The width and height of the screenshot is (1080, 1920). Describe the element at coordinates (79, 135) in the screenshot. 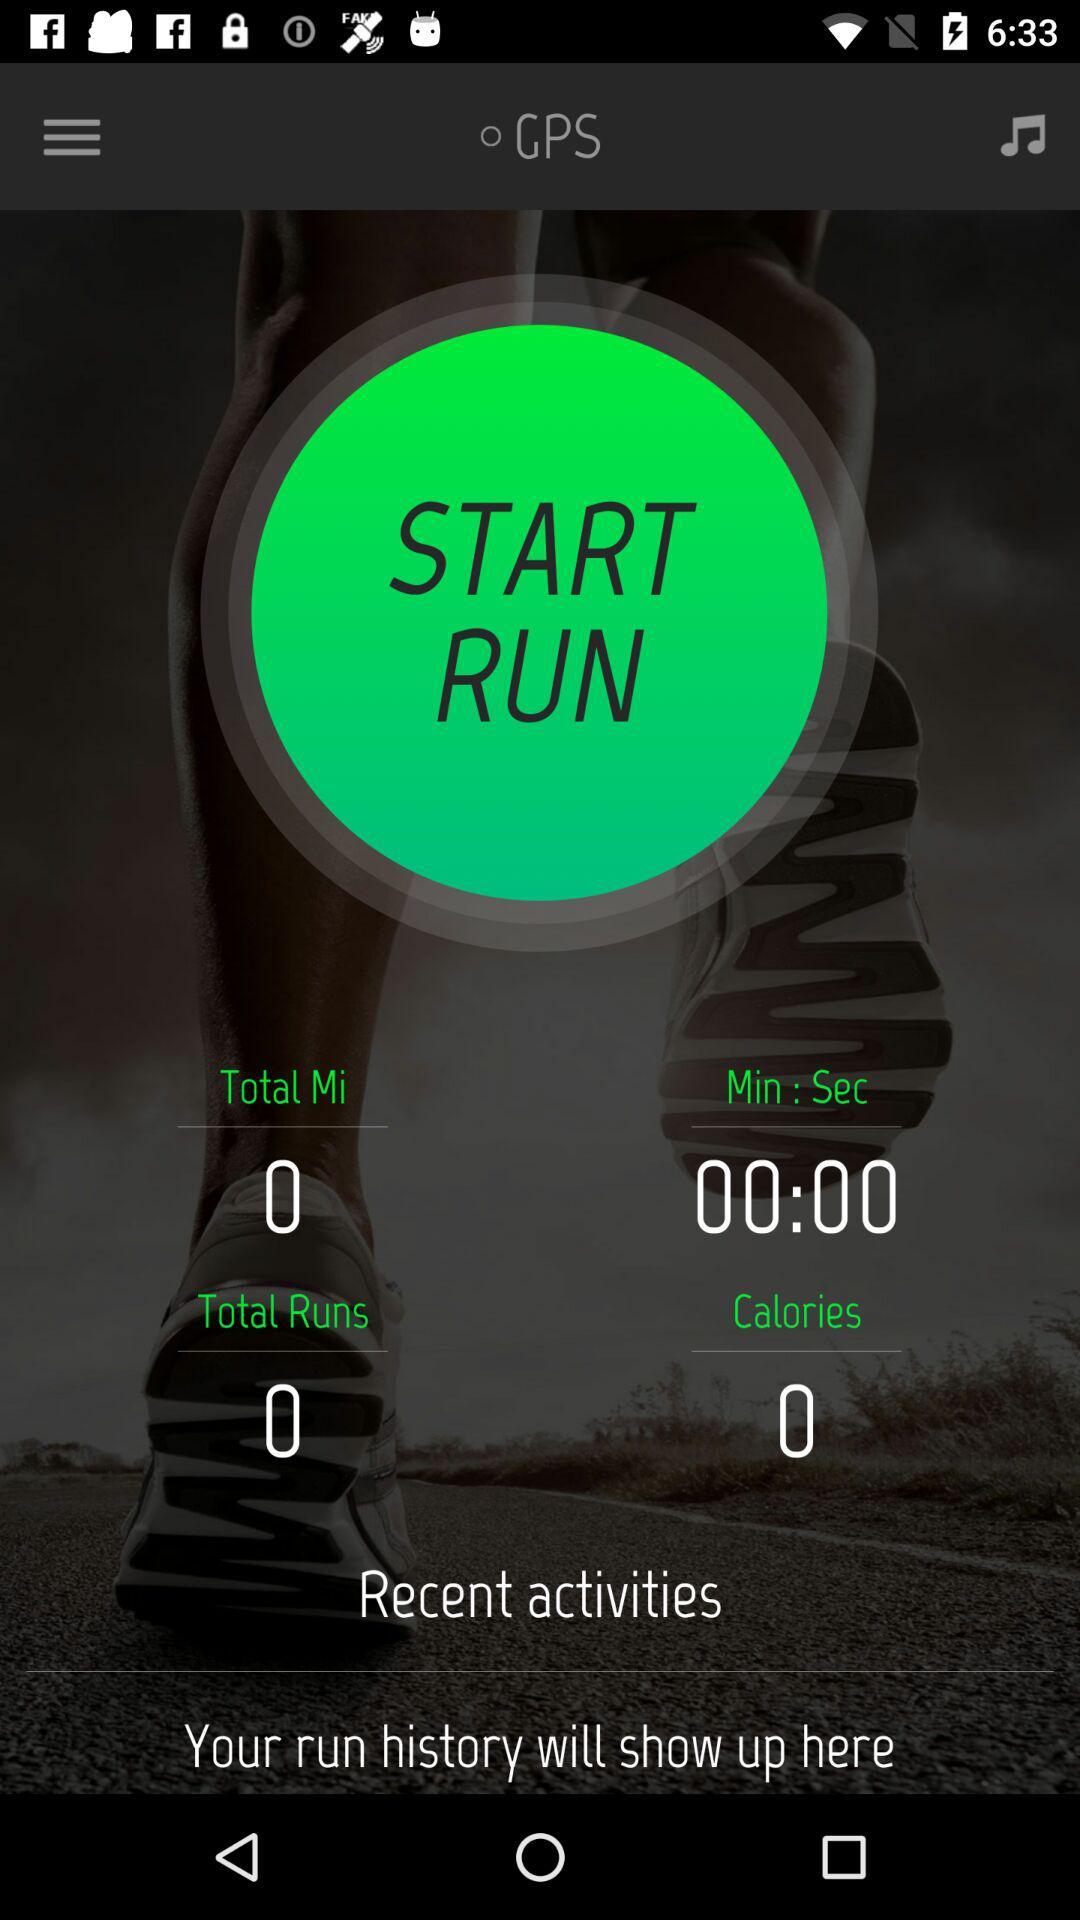

I see `menu` at that location.